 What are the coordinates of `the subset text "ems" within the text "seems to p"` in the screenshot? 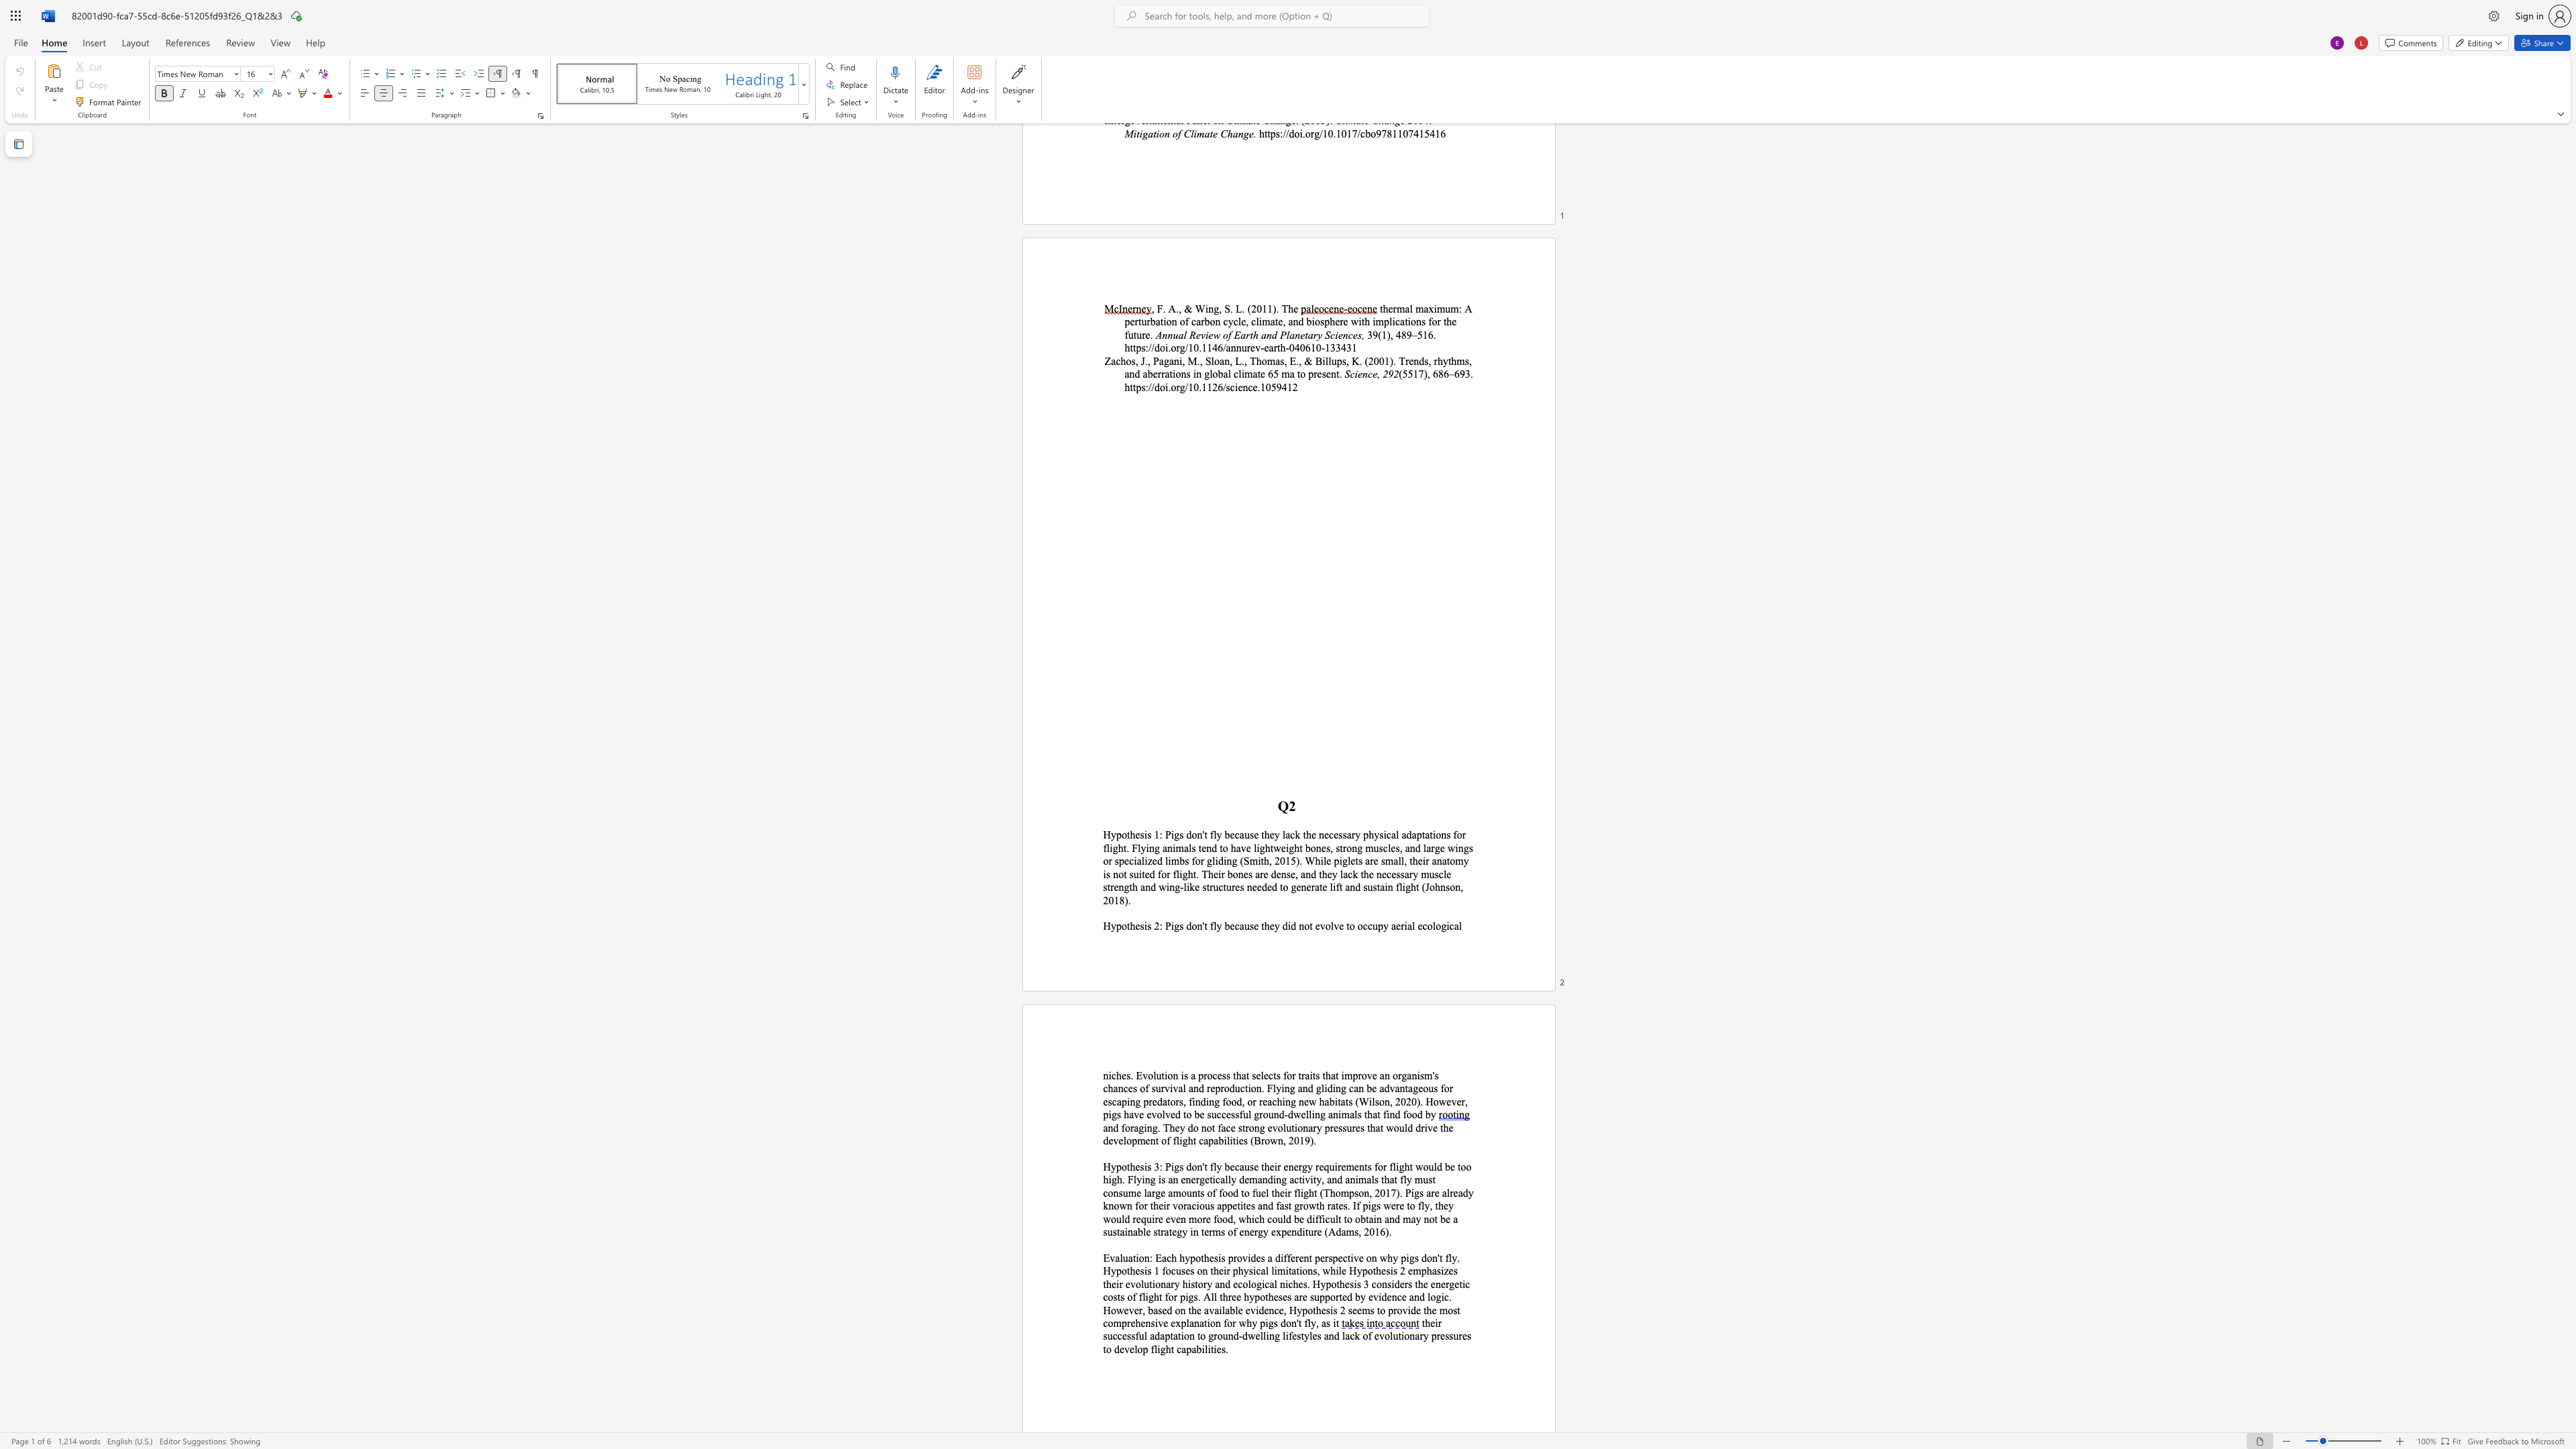 It's located at (1356, 1310).